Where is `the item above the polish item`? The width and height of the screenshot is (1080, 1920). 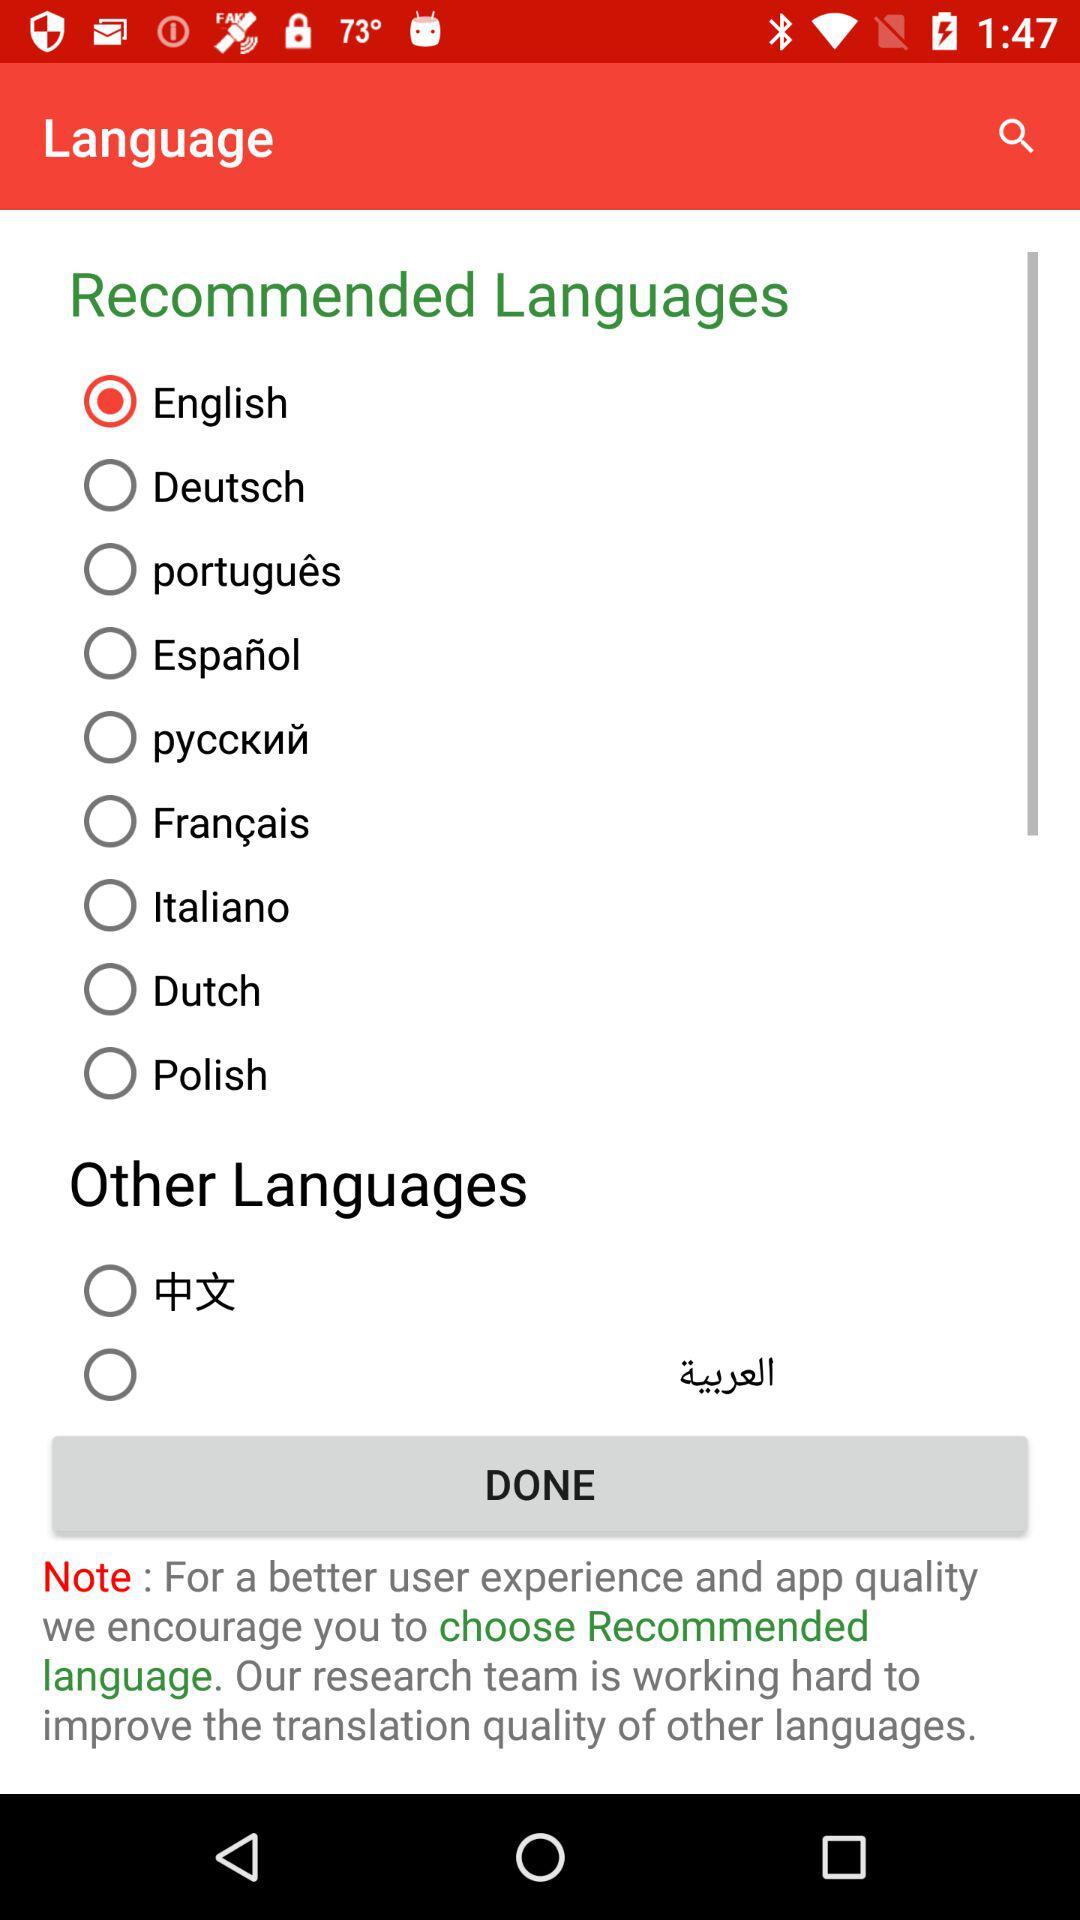
the item above the polish item is located at coordinates (553, 989).